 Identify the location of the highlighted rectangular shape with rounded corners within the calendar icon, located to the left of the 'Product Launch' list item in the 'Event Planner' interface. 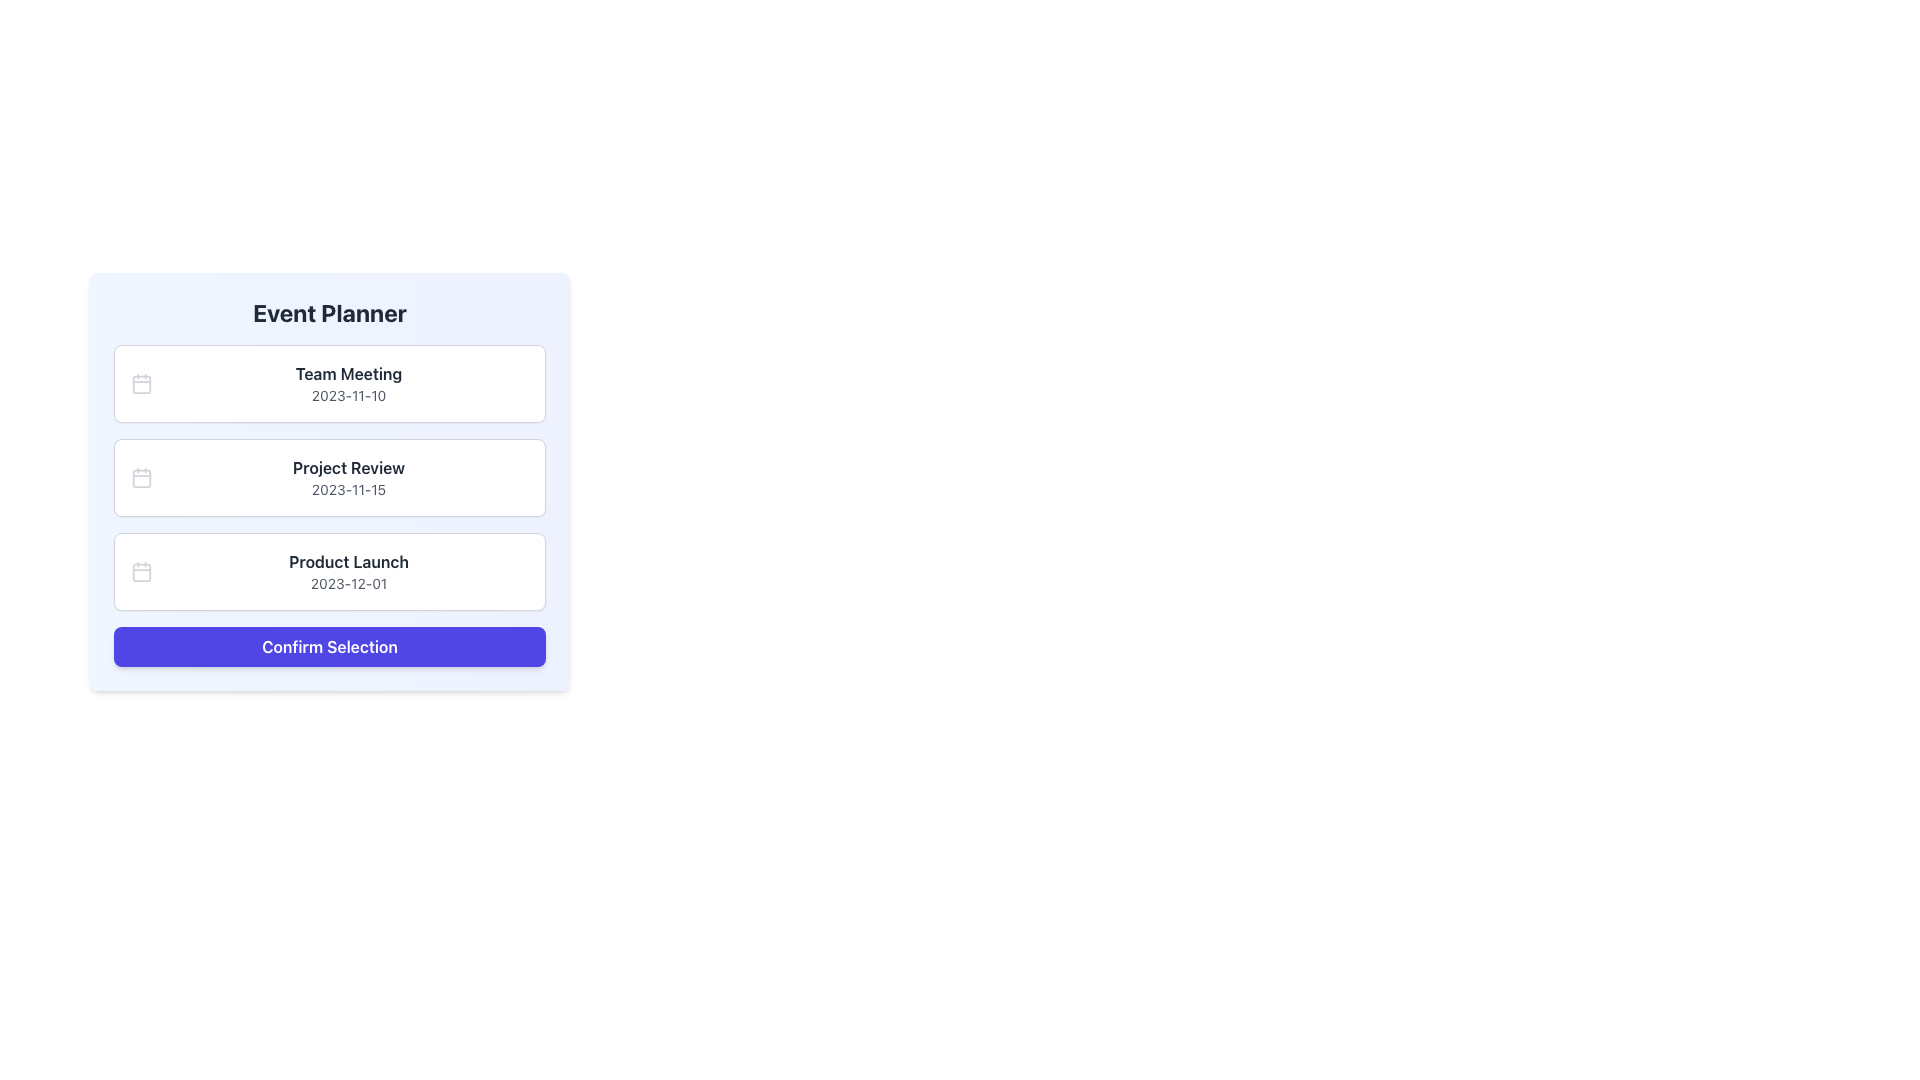
(141, 571).